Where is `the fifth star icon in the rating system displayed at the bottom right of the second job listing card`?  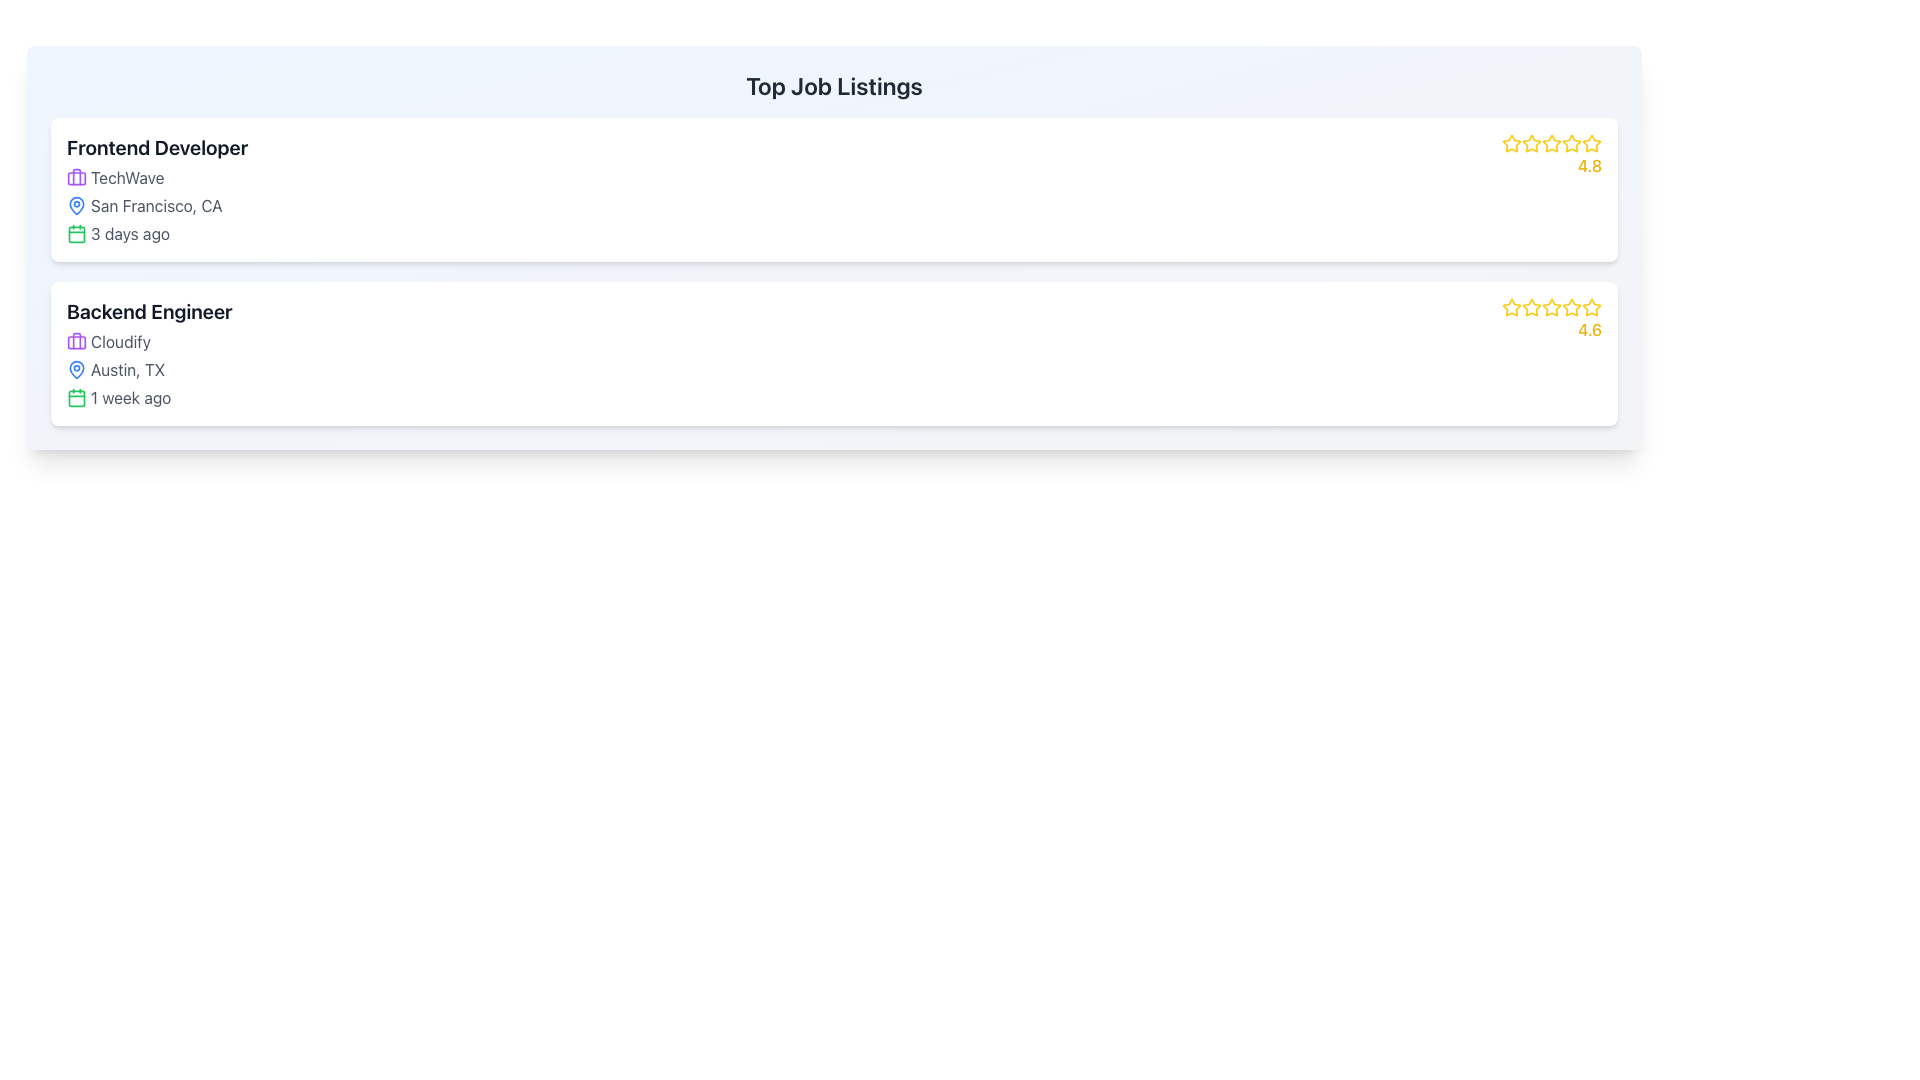
the fifth star icon in the rating system displayed at the bottom right of the second job listing card is located at coordinates (1570, 308).